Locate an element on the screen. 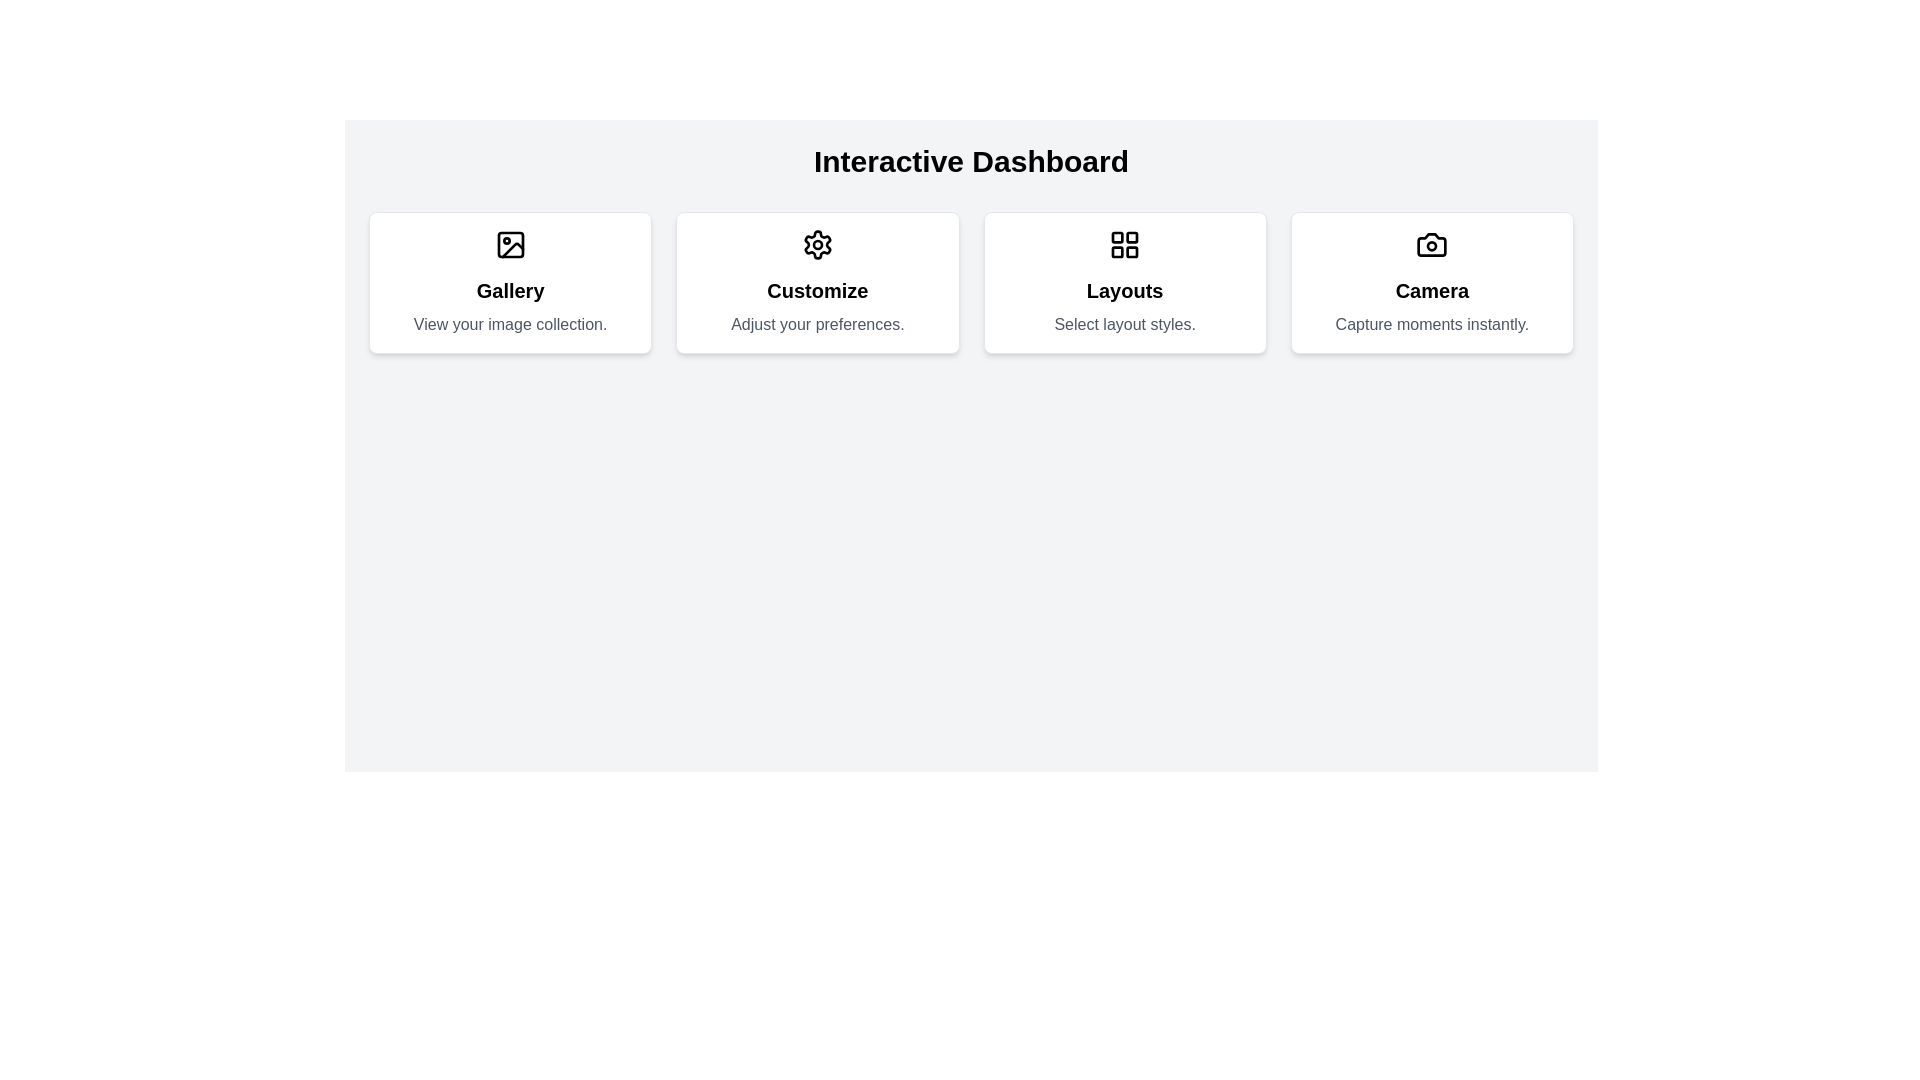 Image resolution: width=1920 pixels, height=1080 pixels. the prominent text label 'Customize' styled in XL bold font, located in the center card below the gear icon and above the subtitle 'Adjust your preferences' is located at coordinates (817, 290).